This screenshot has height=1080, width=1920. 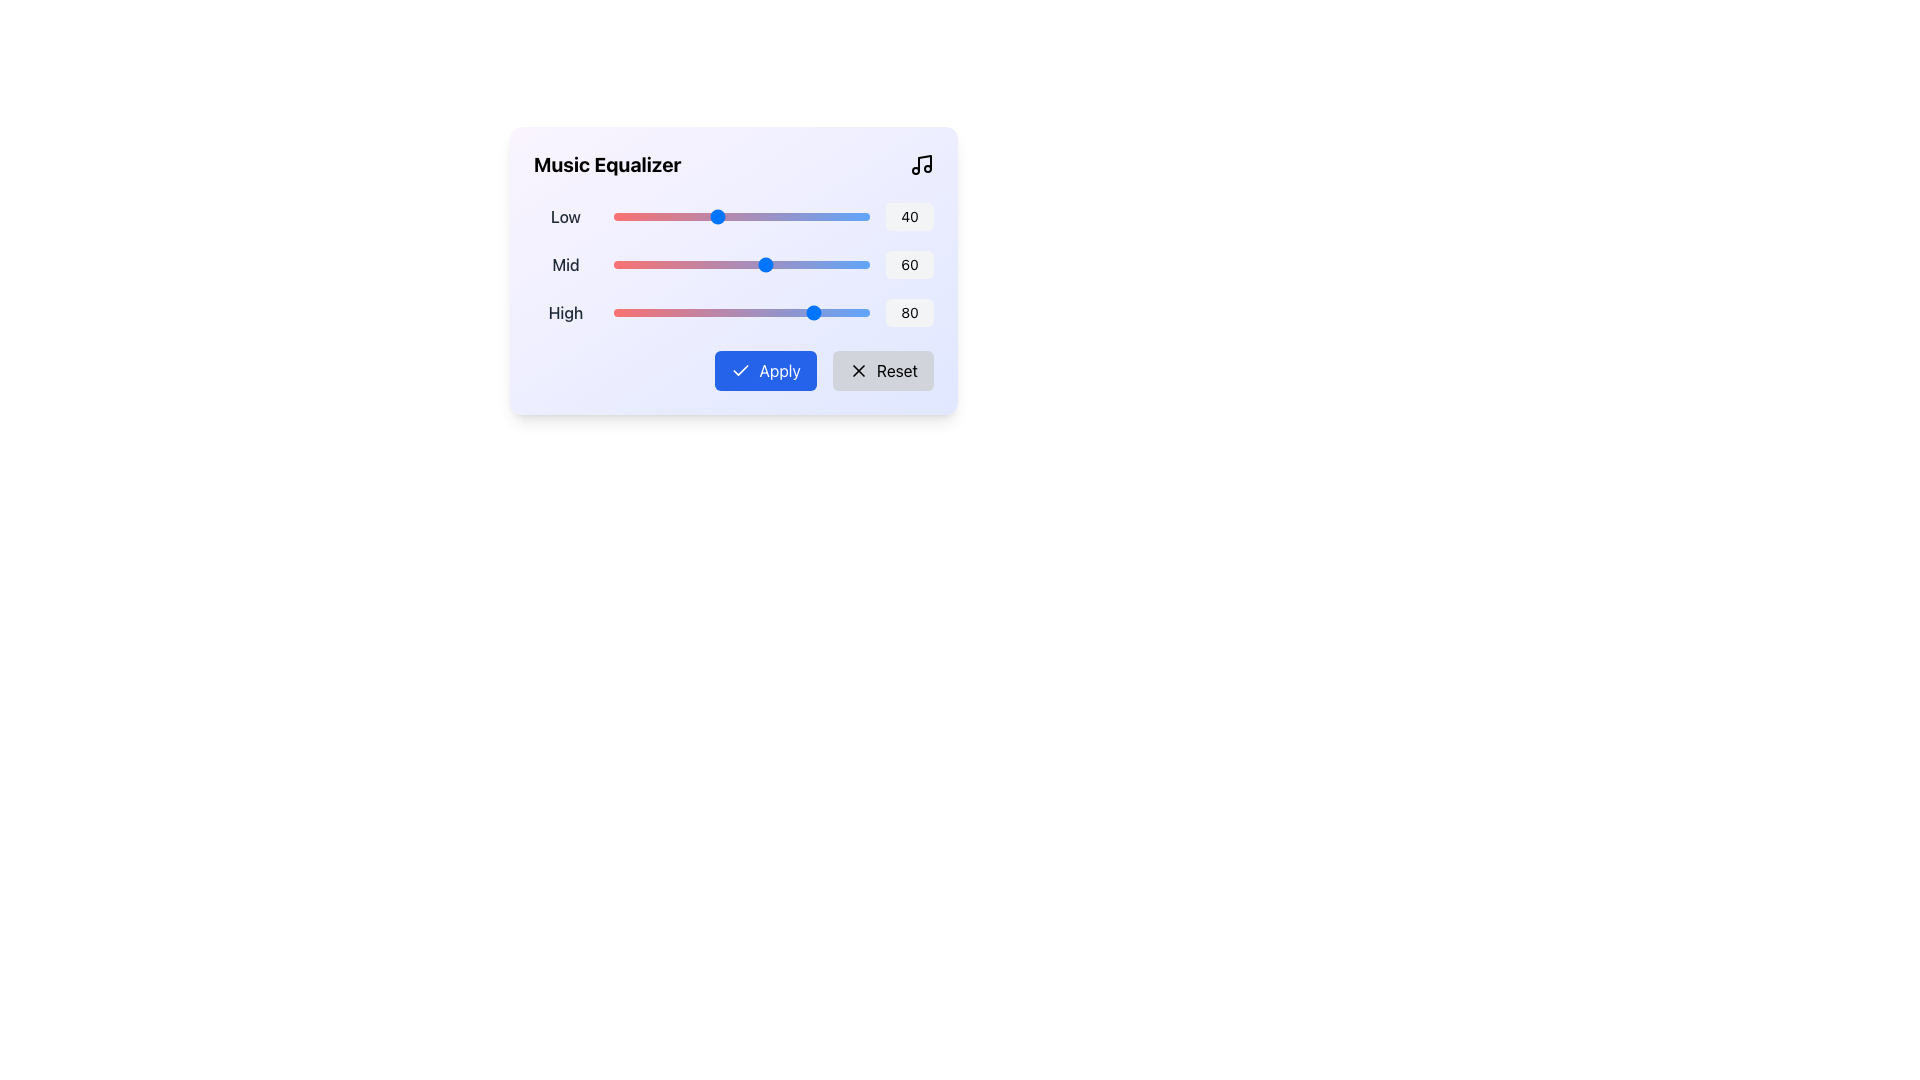 I want to click on the 'X' icon within the 'Reset' button in the Music Equalizer interface, which is located to the left of the 'Reset' text, so click(x=858, y=370).